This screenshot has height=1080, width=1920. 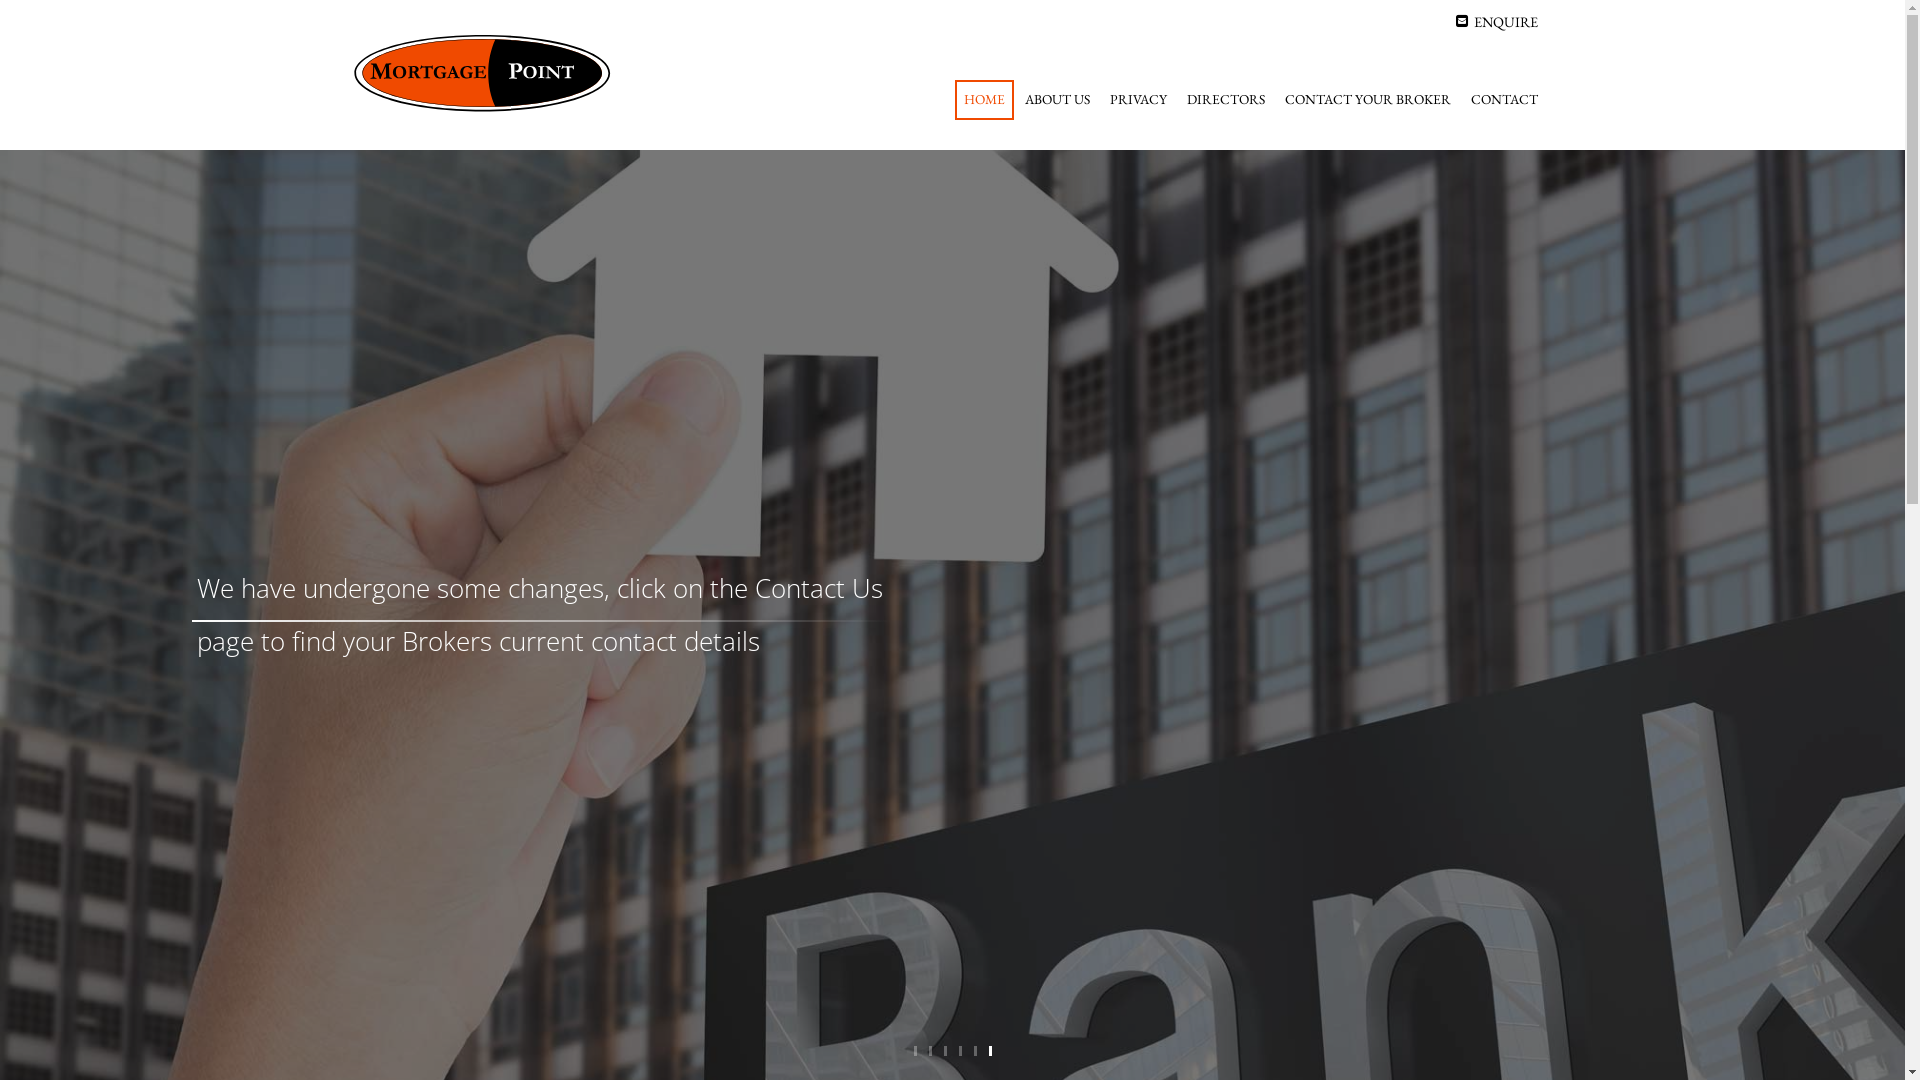 What do you see at coordinates (1497, 21) in the screenshot?
I see `'ENQUIRE'` at bounding box center [1497, 21].